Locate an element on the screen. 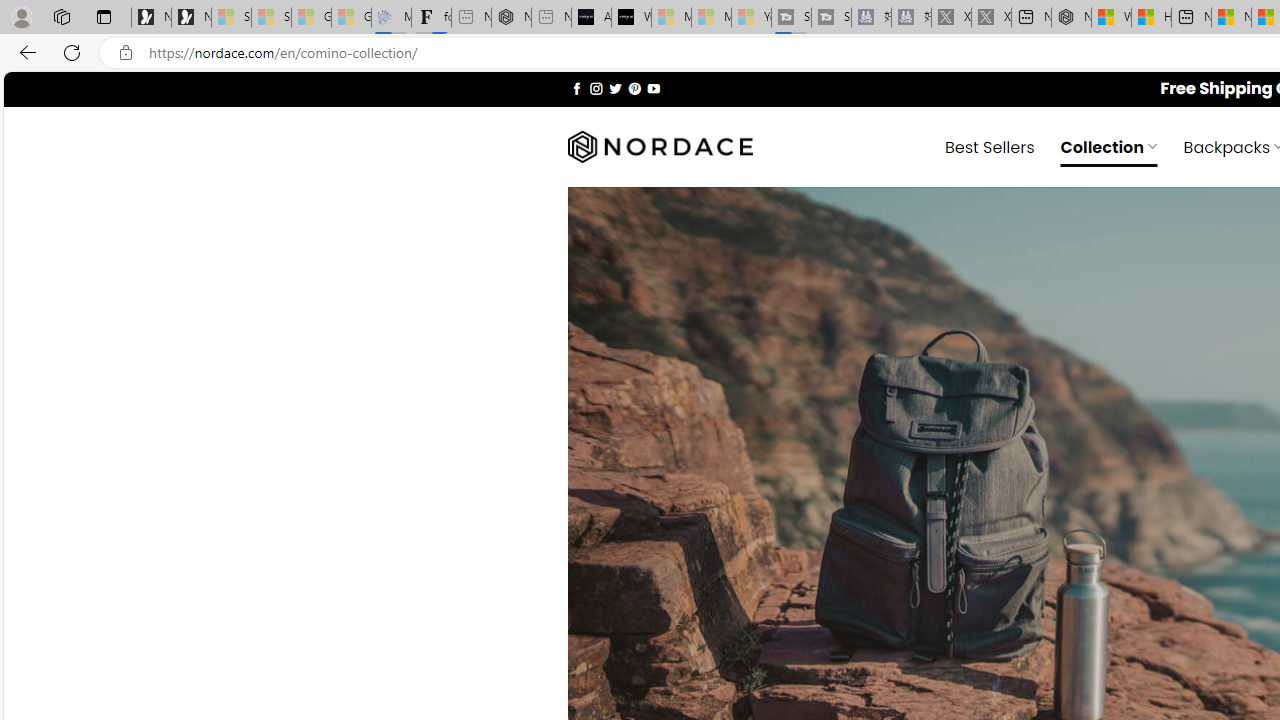 The height and width of the screenshot is (720, 1280). 'Huge shark washes ashore at New York City beach | Watch' is located at coordinates (1151, 17).